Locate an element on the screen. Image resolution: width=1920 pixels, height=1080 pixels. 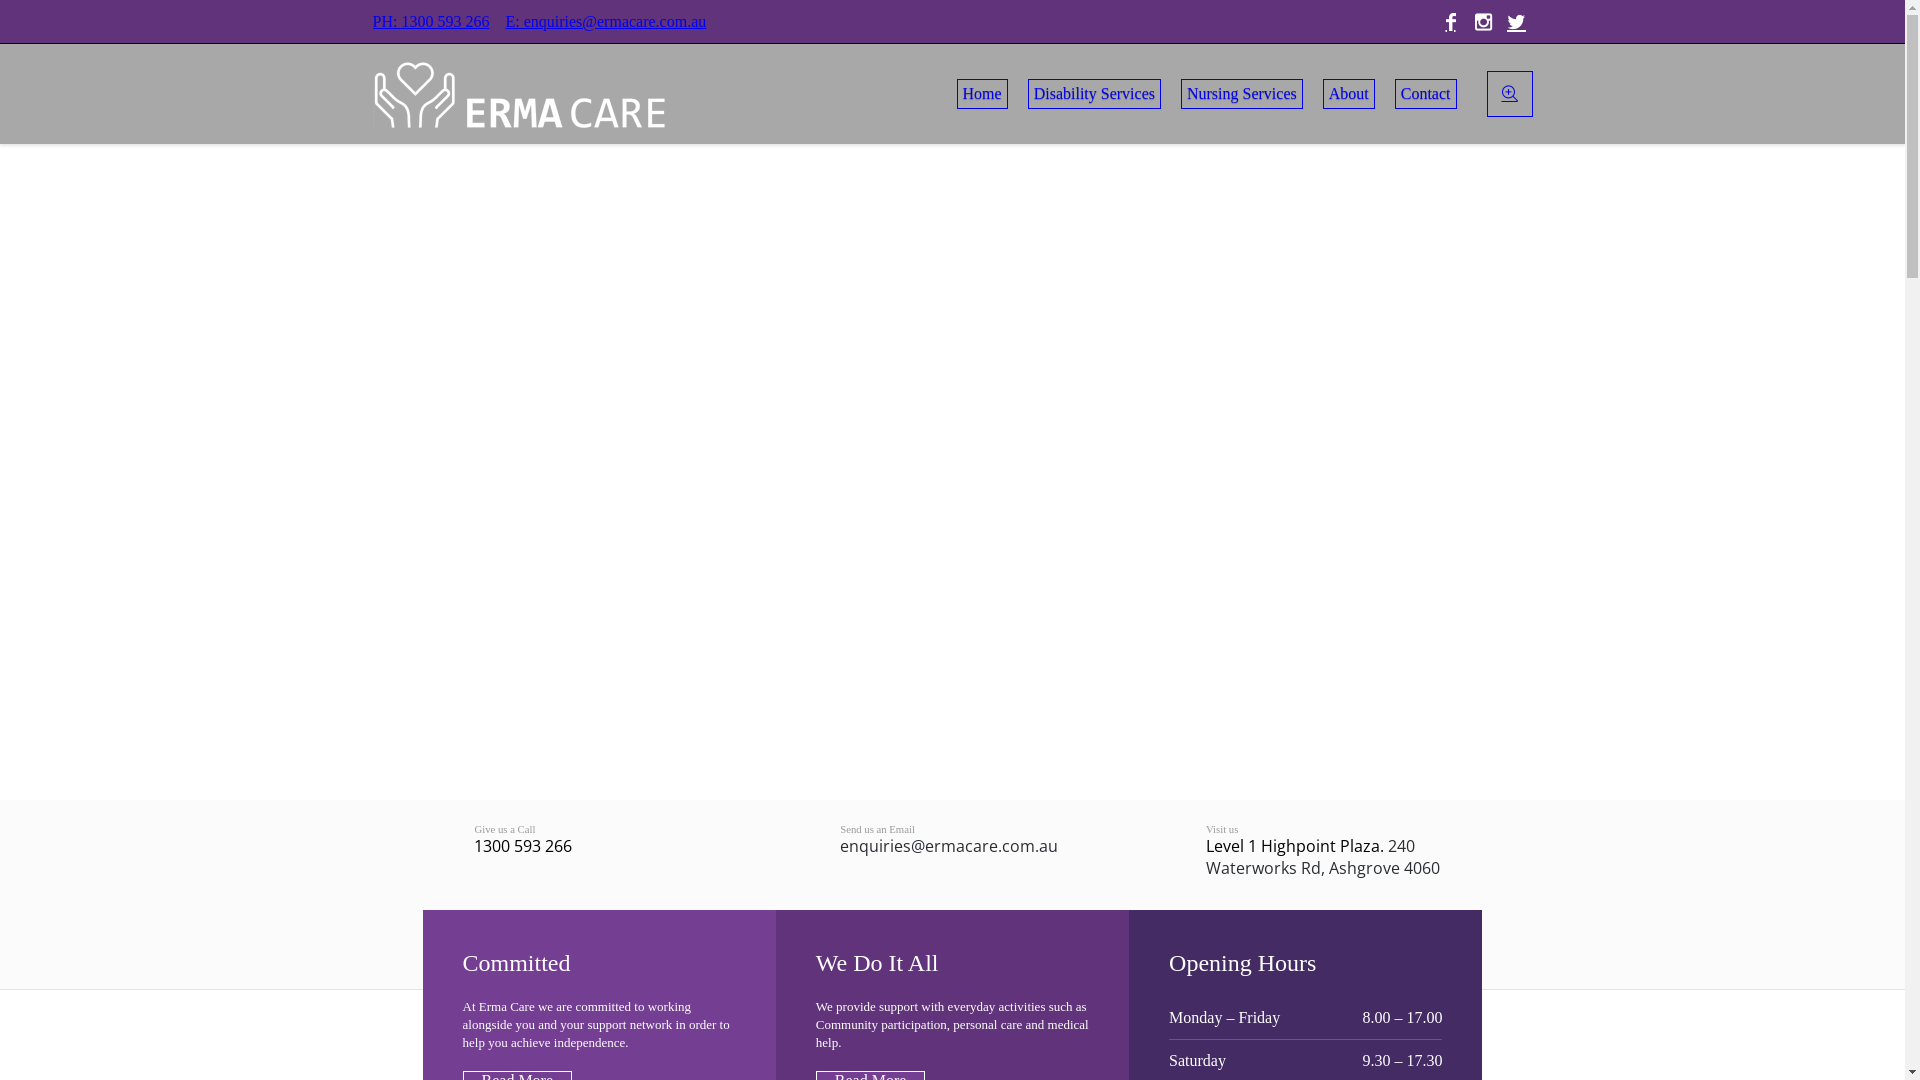
'Twitter' is located at coordinates (1516, 22).